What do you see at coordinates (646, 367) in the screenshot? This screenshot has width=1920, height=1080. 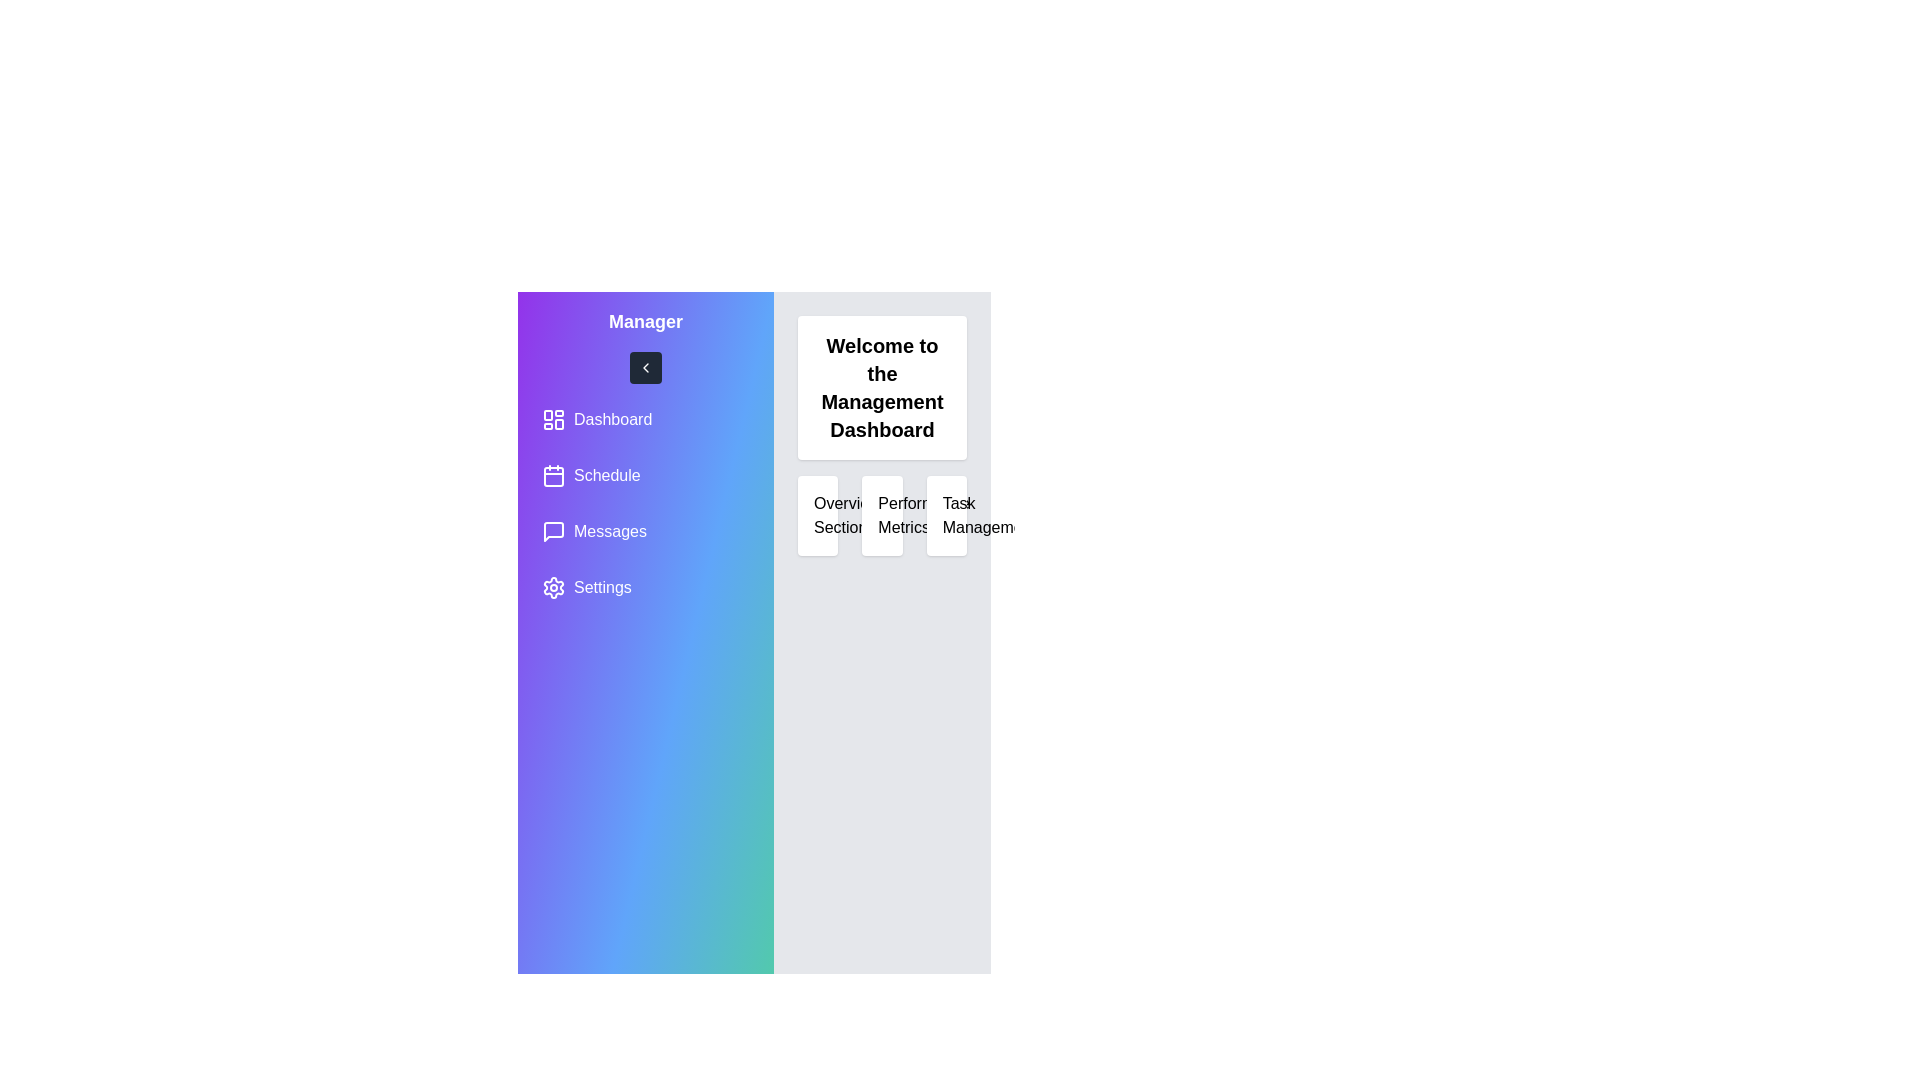 I see `the icon button located at the top of the sidebar, just below the 'Manager' title` at bounding box center [646, 367].